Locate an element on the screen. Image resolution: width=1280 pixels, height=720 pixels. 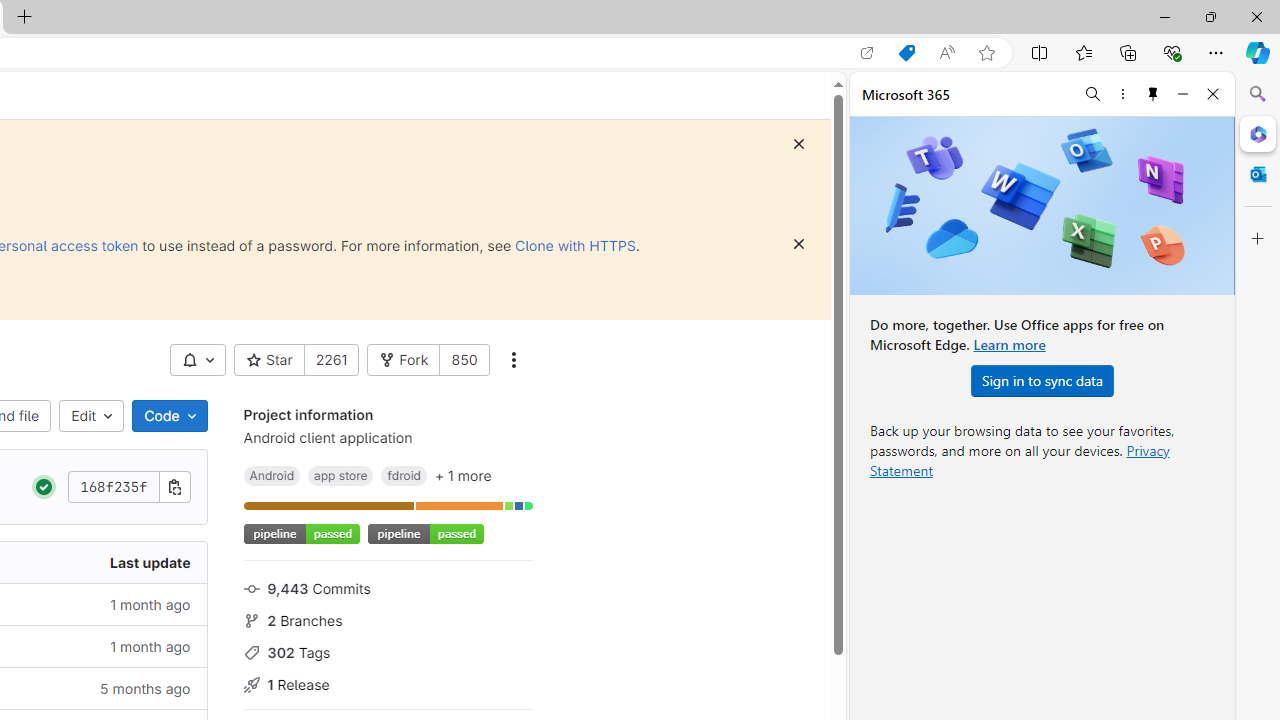
'2261' is located at coordinates (331, 360).